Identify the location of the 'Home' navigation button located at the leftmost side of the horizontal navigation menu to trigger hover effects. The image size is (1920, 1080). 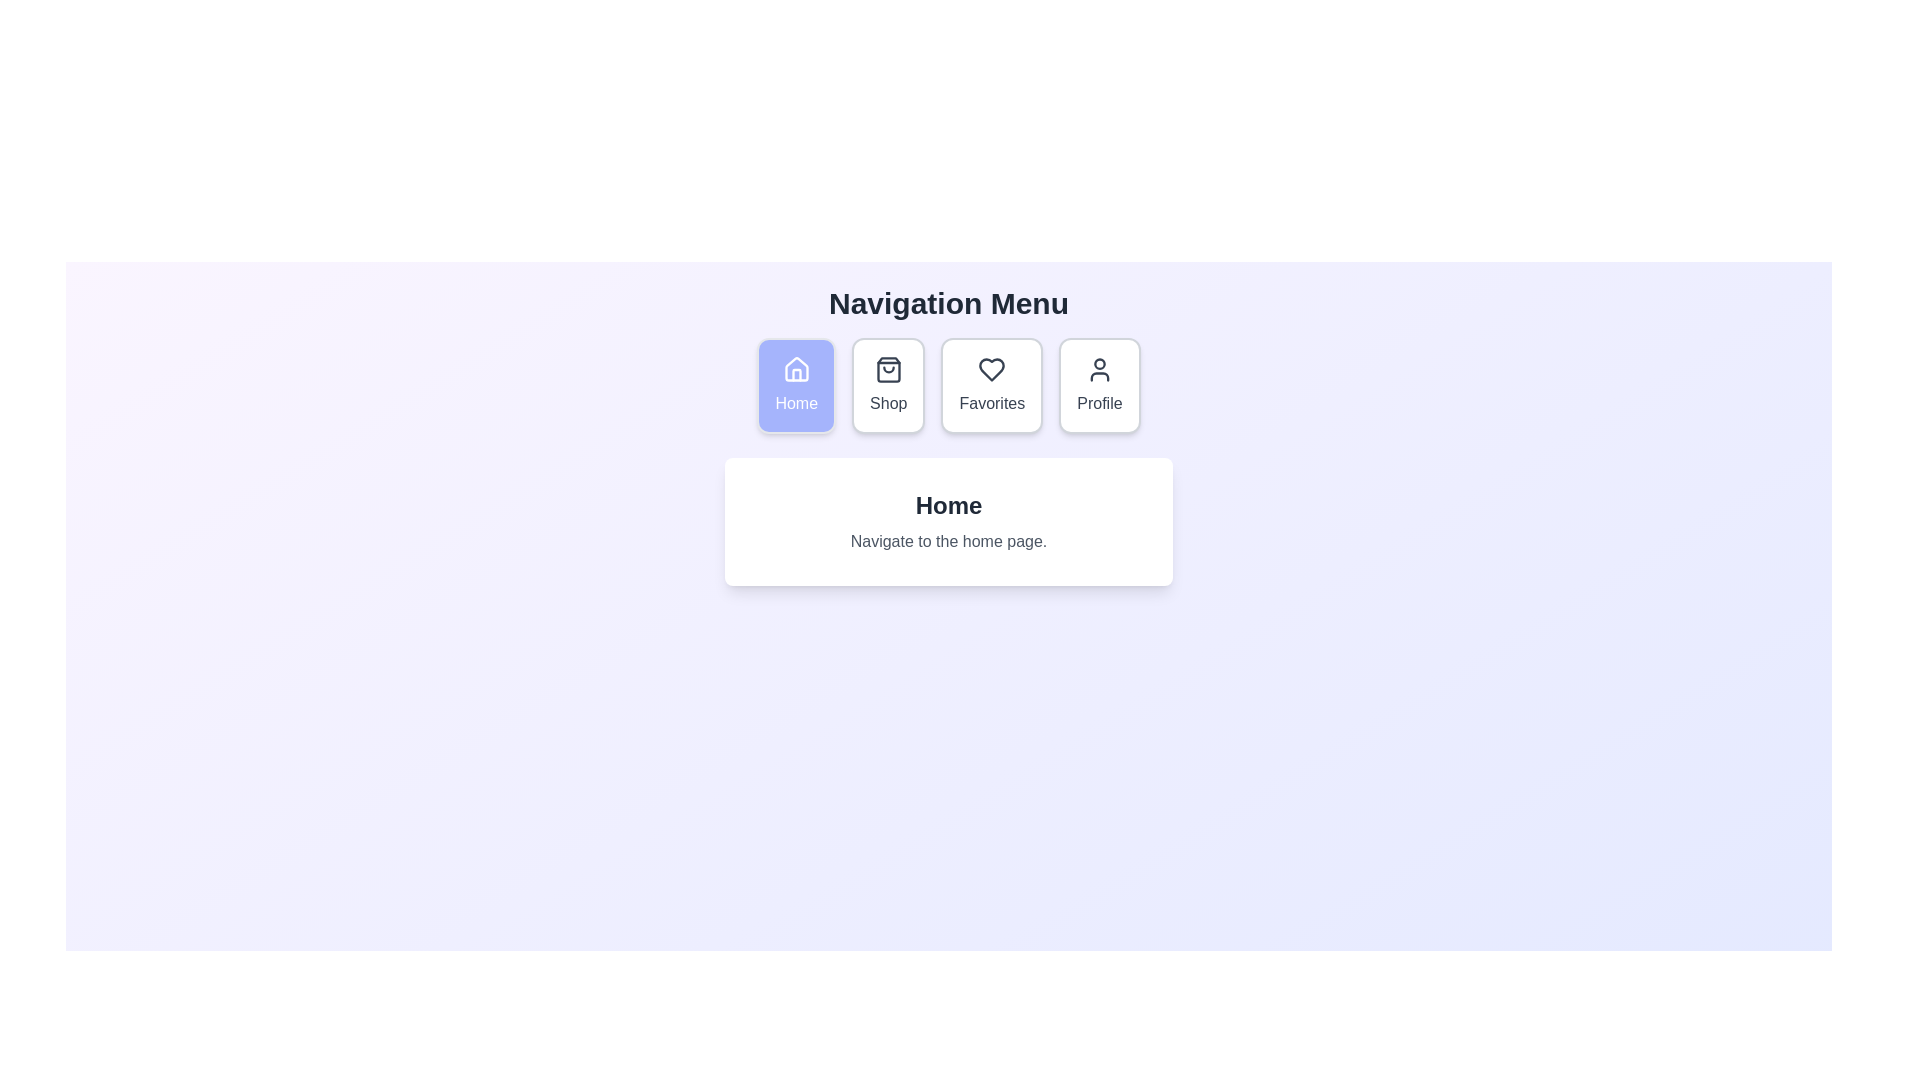
(795, 385).